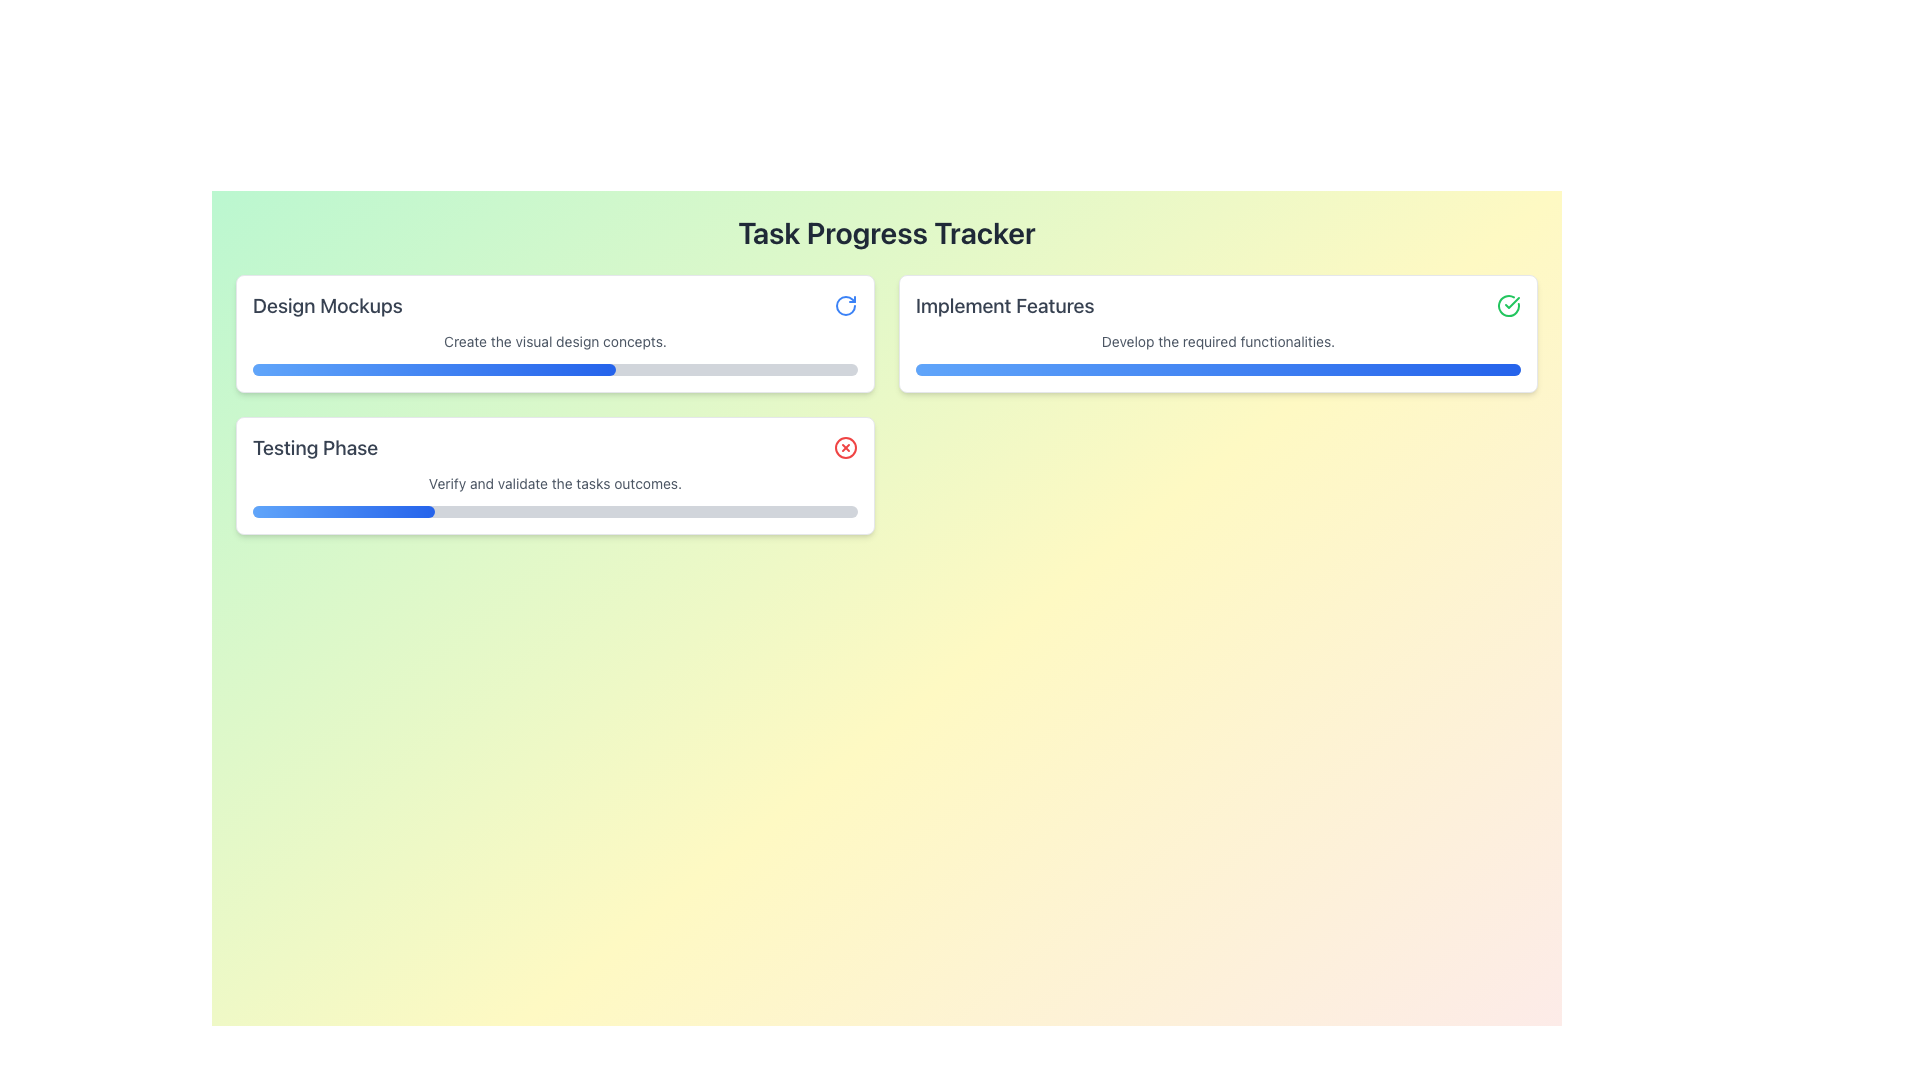 This screenshot has height=1080, width=1920. I want to click on the progress status of the horizontal progress bar located beneath the text 'Verify and validate the tasks outcomes.' in the 'Testing Phase' card, so click(555, 511).